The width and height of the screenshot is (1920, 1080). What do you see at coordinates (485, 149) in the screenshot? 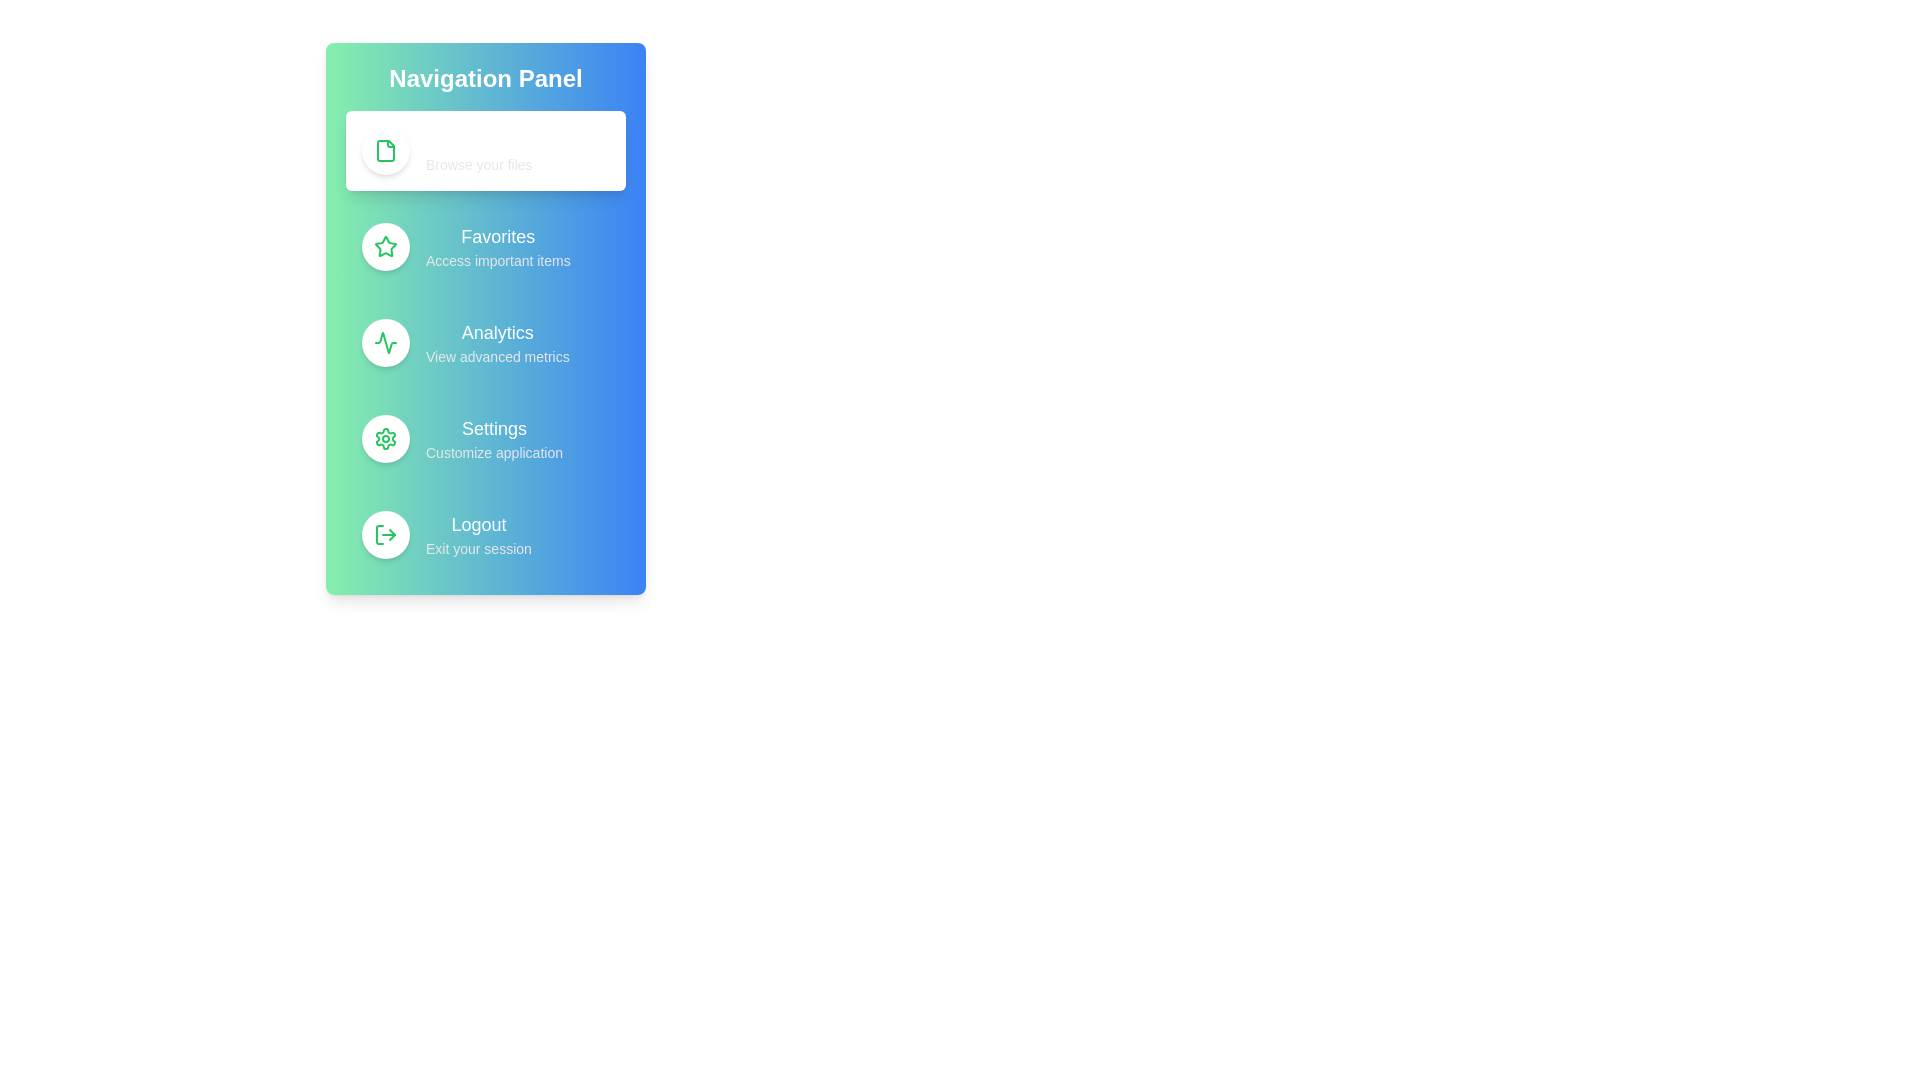
I see `the menu item 'Documents' to observe visual feedback` at bounding box center [485, 149].